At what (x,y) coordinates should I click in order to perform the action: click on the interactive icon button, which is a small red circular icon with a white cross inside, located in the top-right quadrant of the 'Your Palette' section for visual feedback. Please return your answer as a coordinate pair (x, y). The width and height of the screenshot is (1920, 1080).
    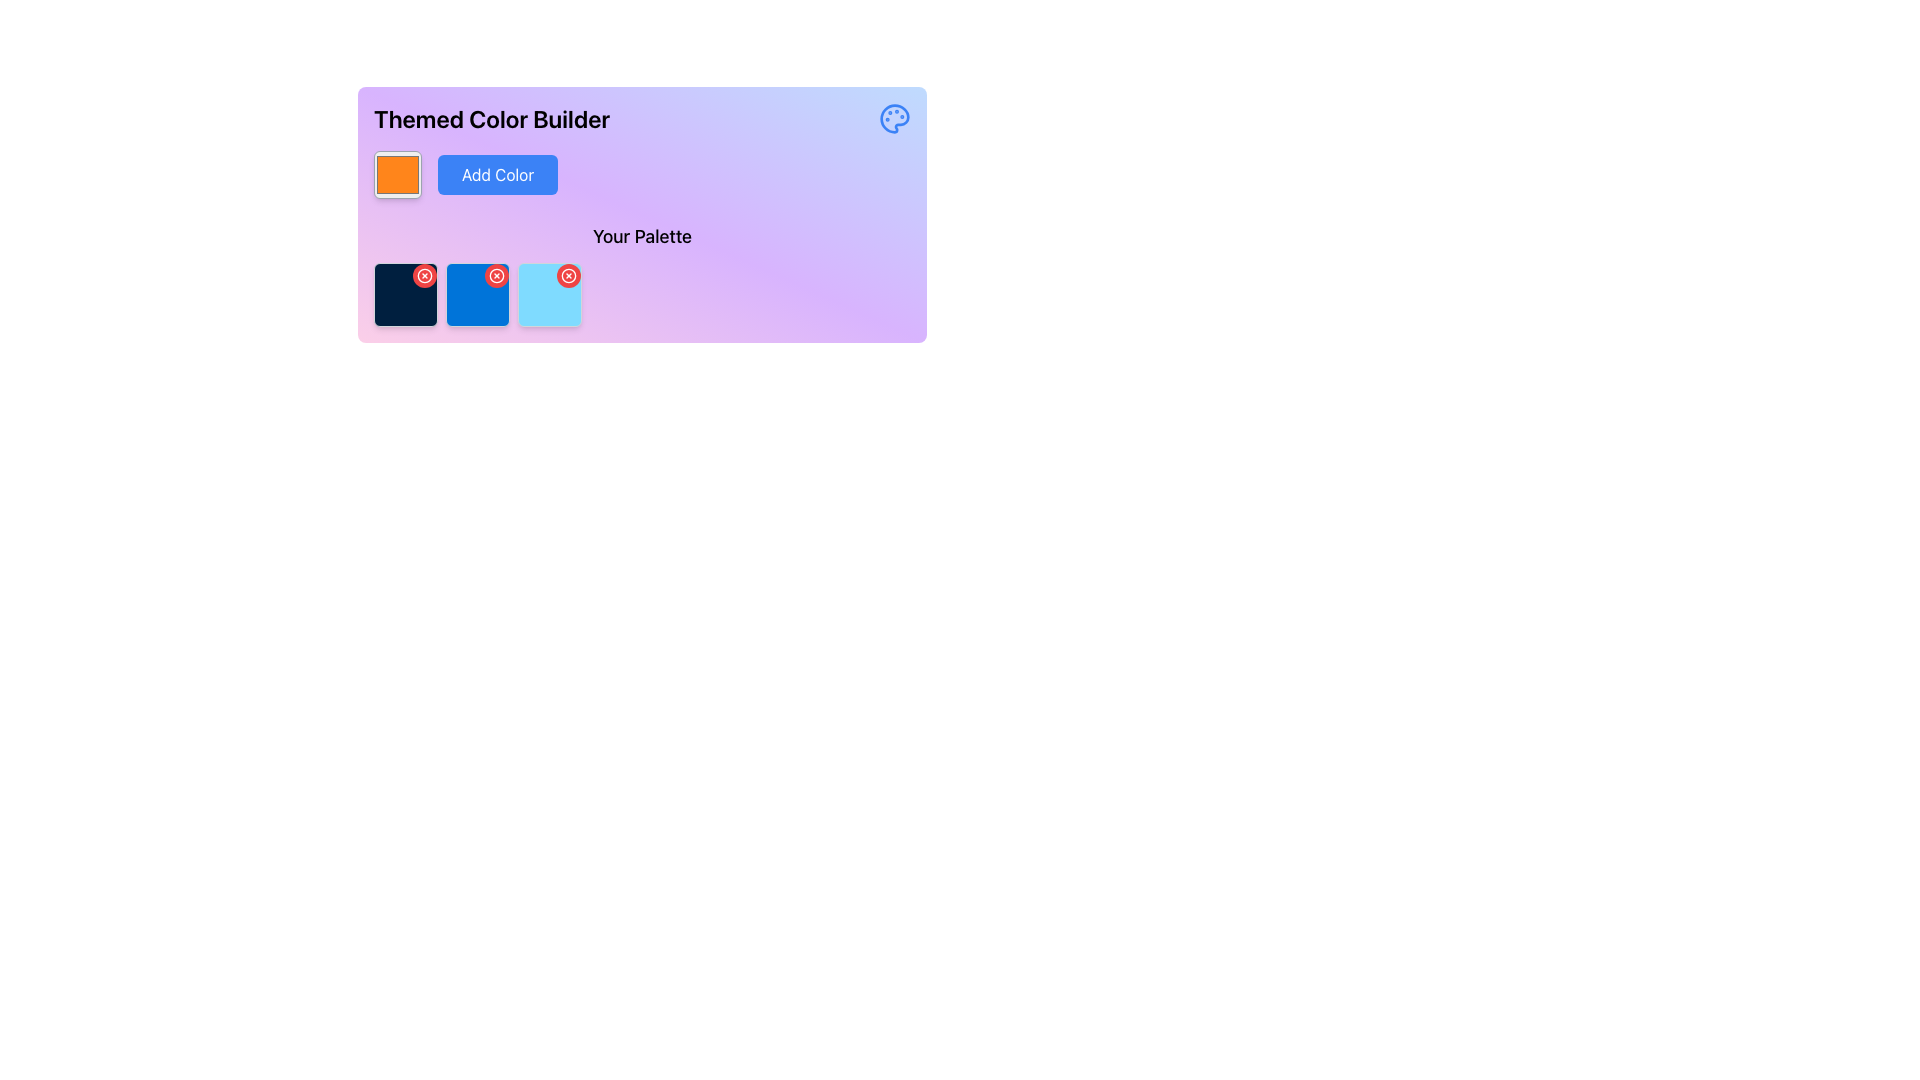
    Looking at the image, I should click on (424, 276).